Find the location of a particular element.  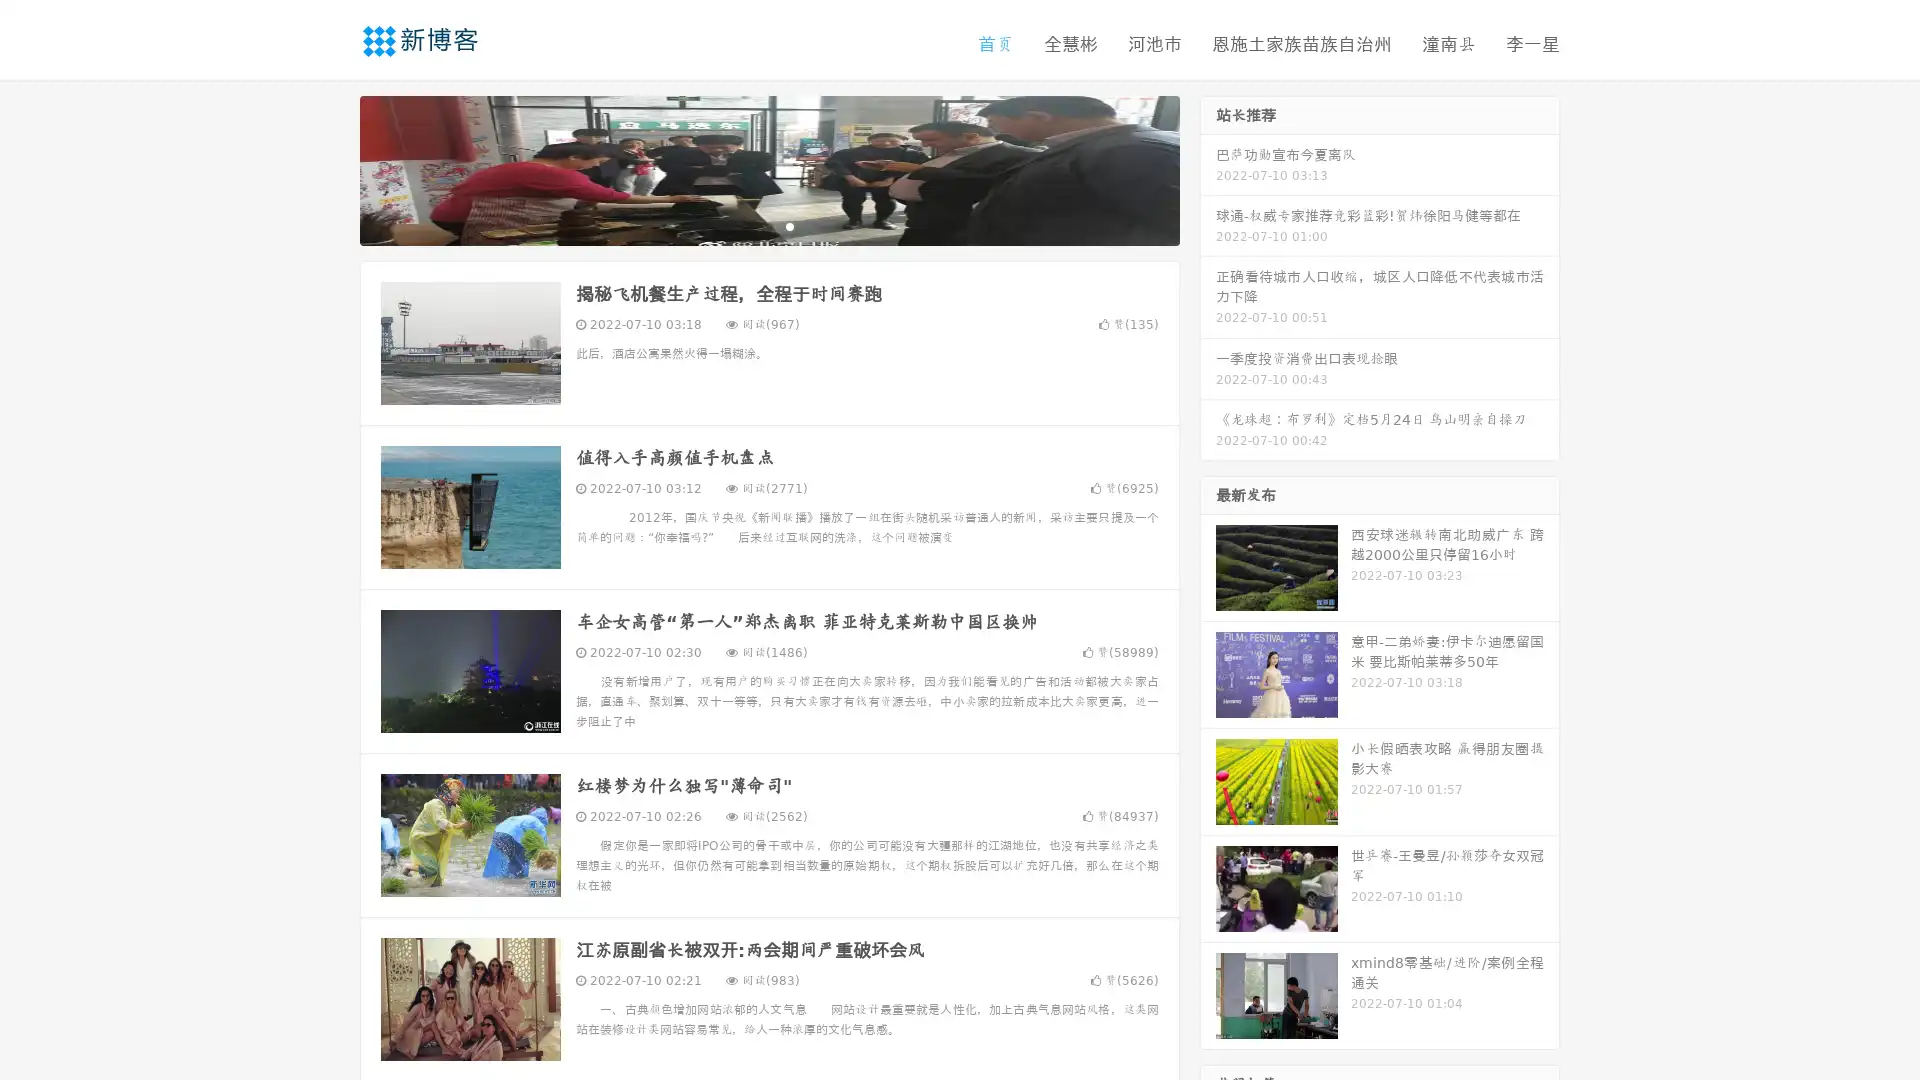

Go to slide 1 is located at coordinates (748, 225).